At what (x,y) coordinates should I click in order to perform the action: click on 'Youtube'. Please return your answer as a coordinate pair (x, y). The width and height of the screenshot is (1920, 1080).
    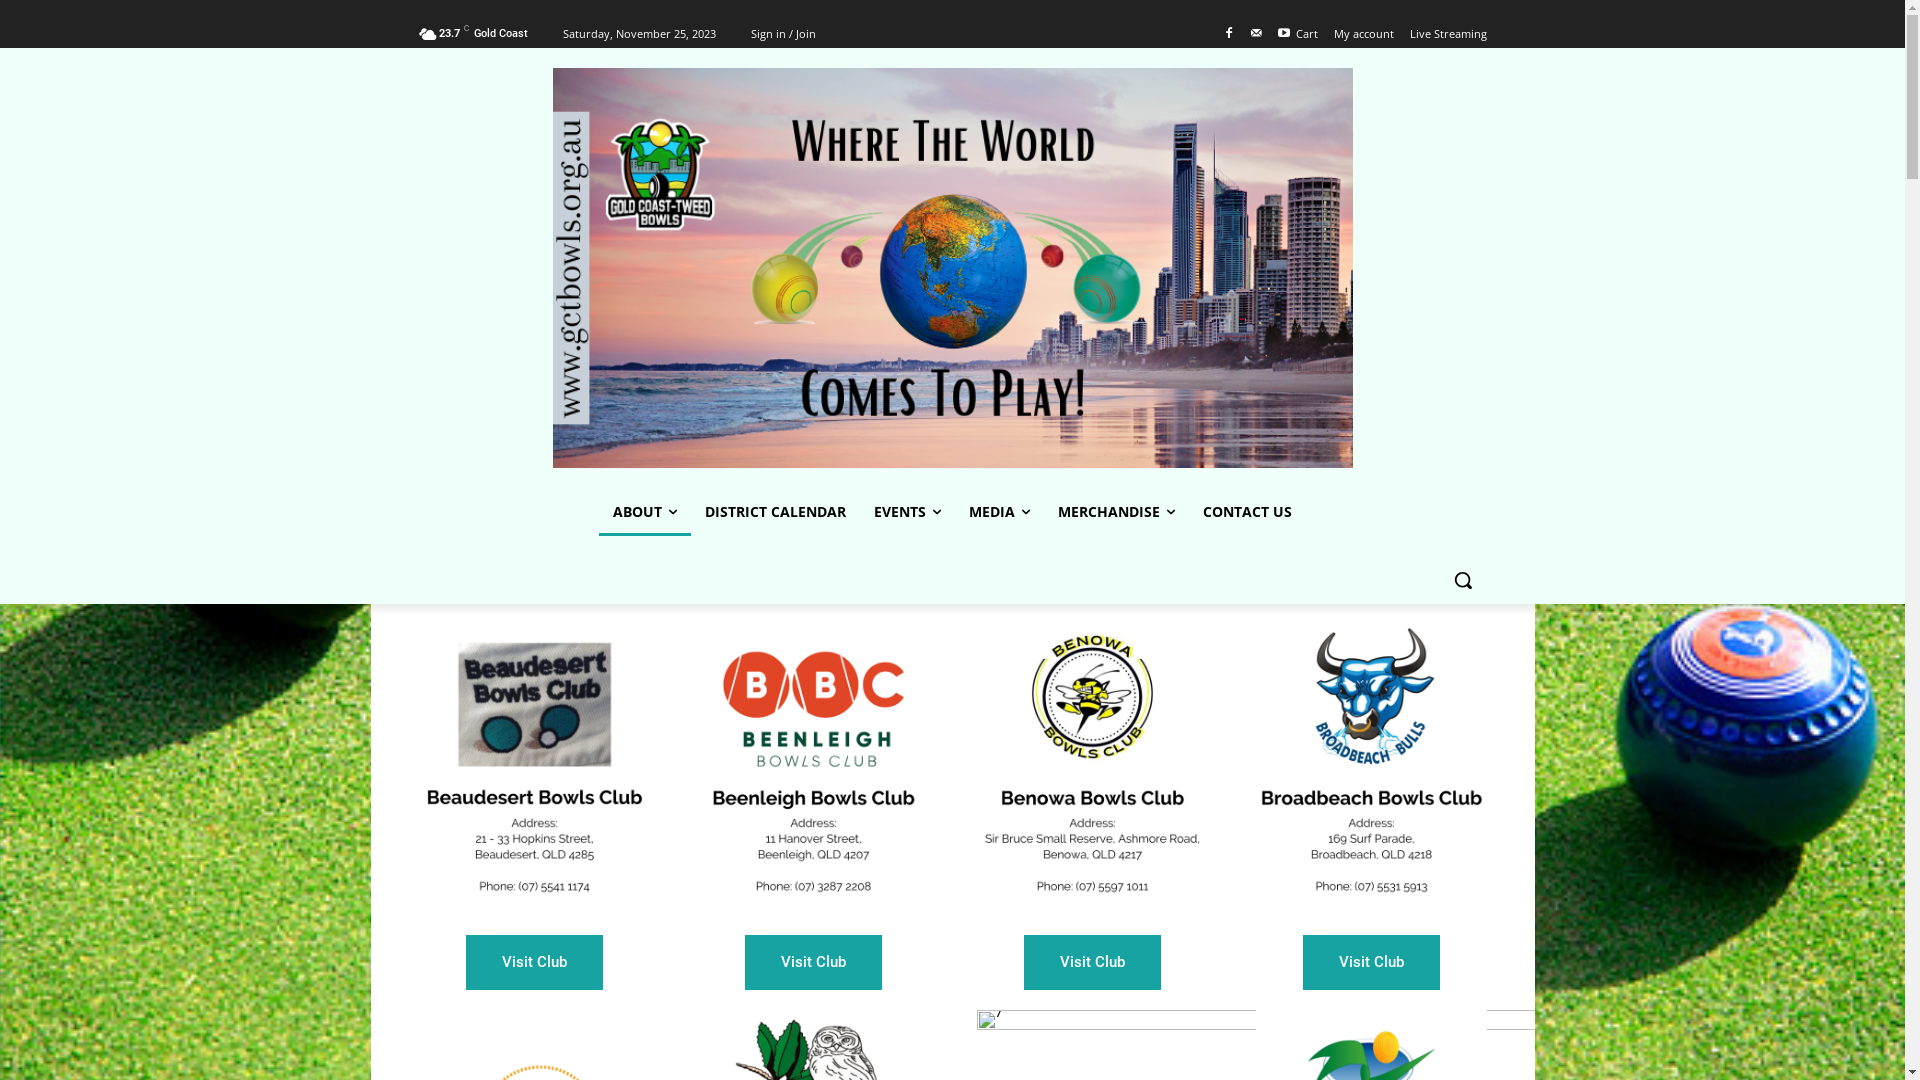
    Looking at the image, I should click on (1284, 33).